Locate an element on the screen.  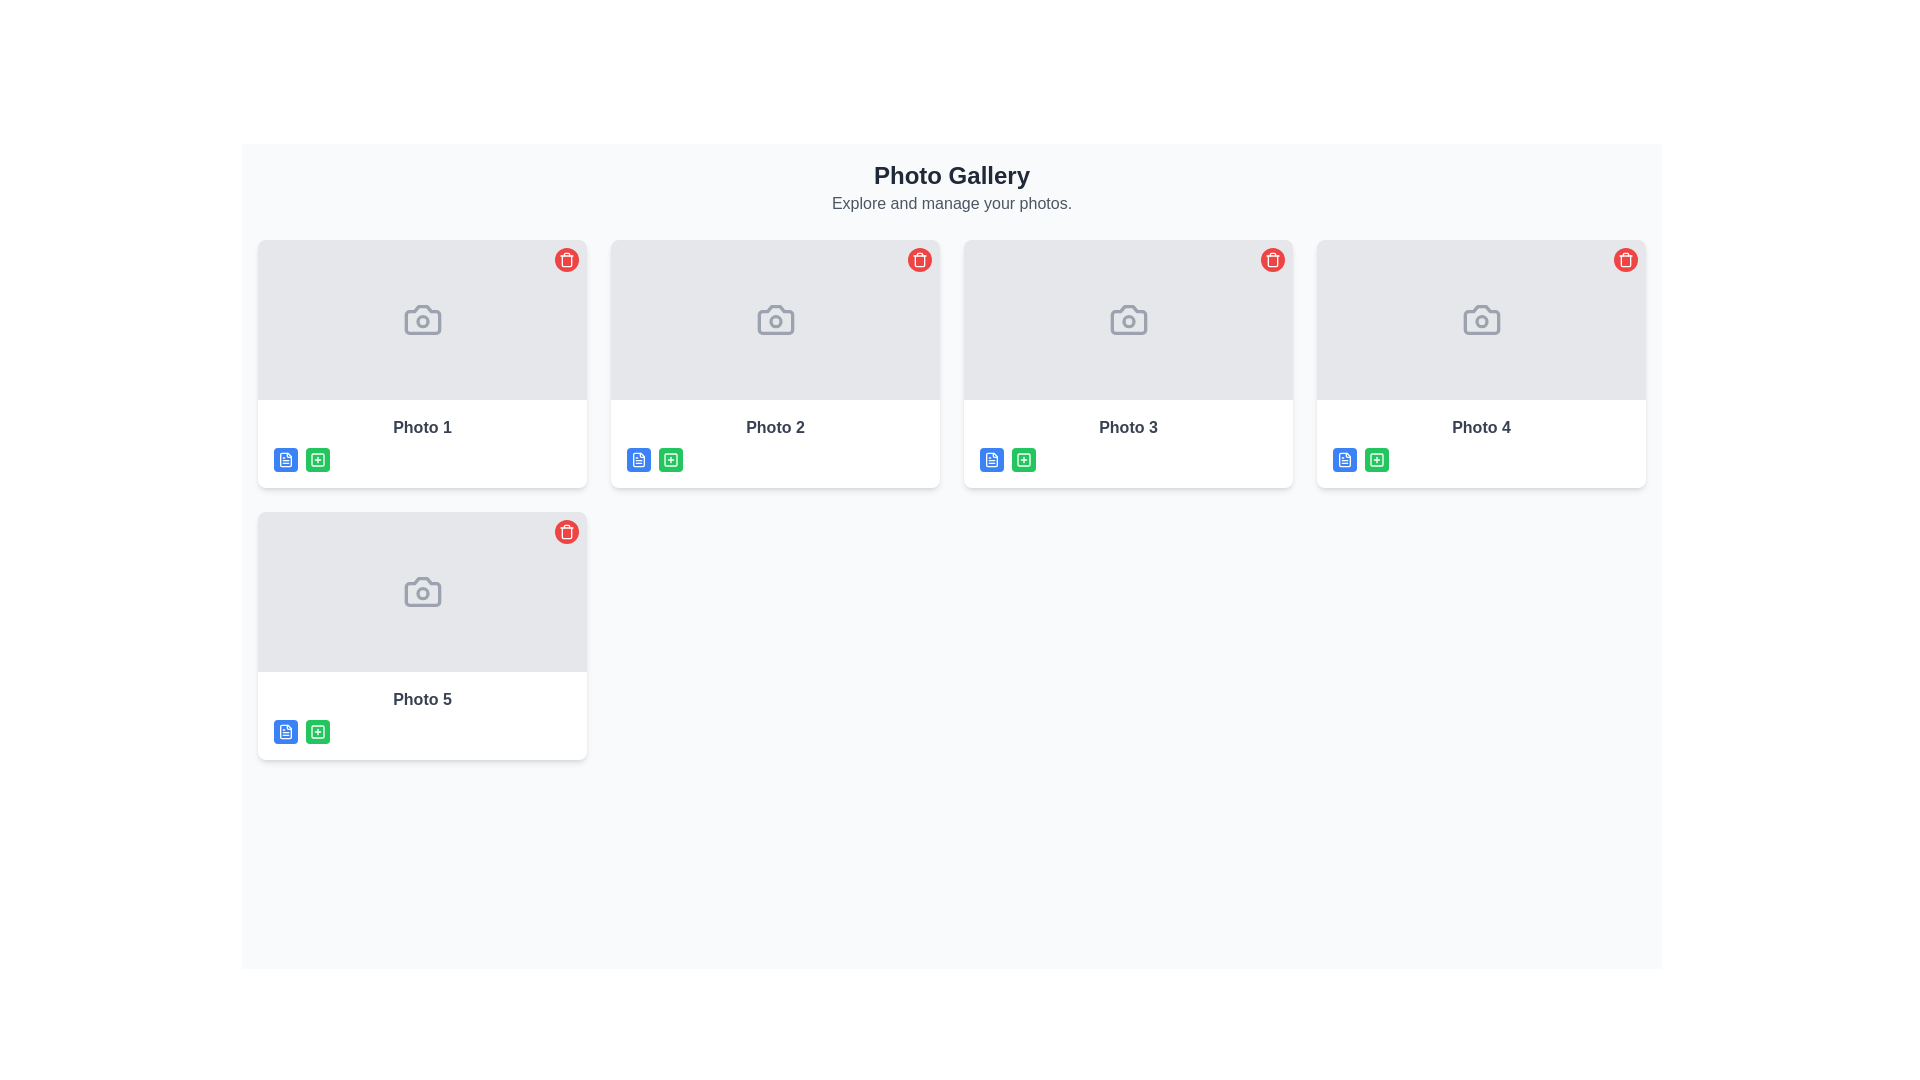
the leftmost button in the row of action buttons below the card for 'Photo 5' is located at coordinates (285, 732).